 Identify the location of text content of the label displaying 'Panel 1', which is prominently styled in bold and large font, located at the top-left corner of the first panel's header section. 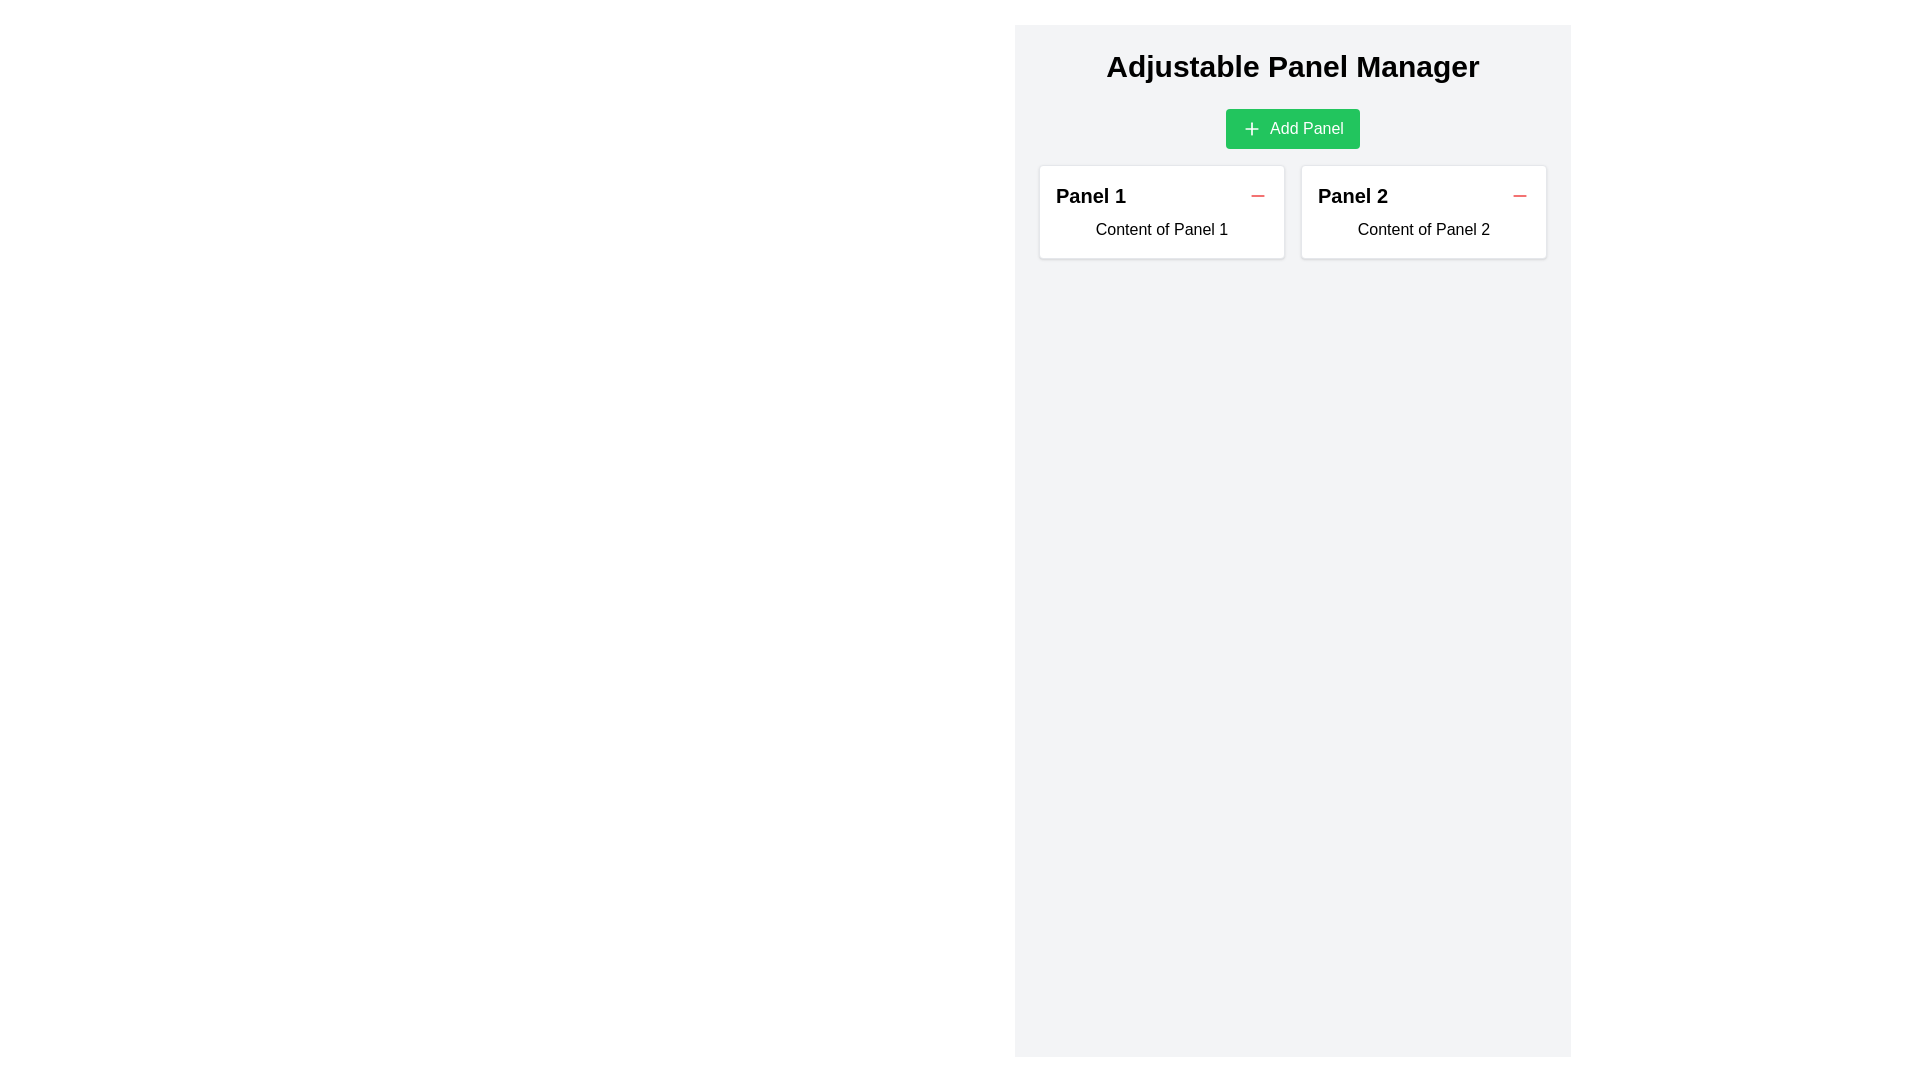
(1089, 196).